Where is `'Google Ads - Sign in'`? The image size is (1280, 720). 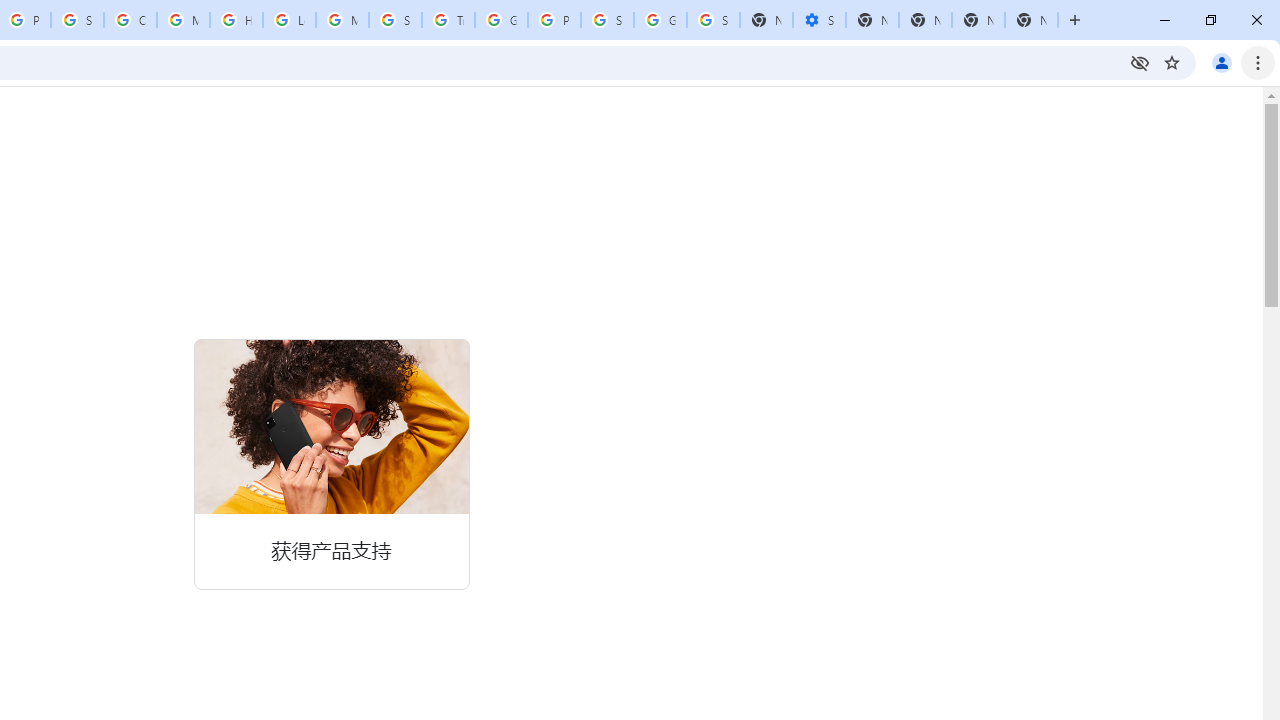 'Google Ads - Sign in' is located at coordinates (501, 20).